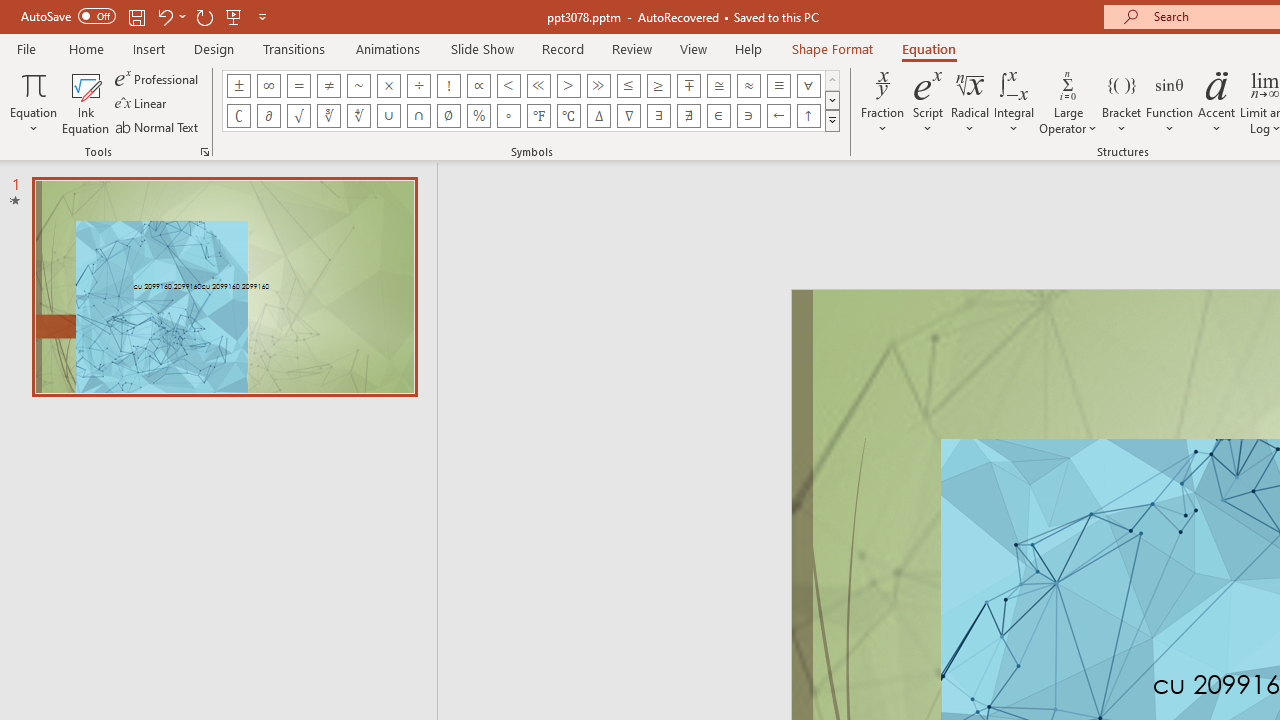 This screenshot has width=1280, height=720. Describe the element at coordinates (659, 85) in the screenshot. I see `'Equation Symbol Greater Than or Equal To'` at that location.